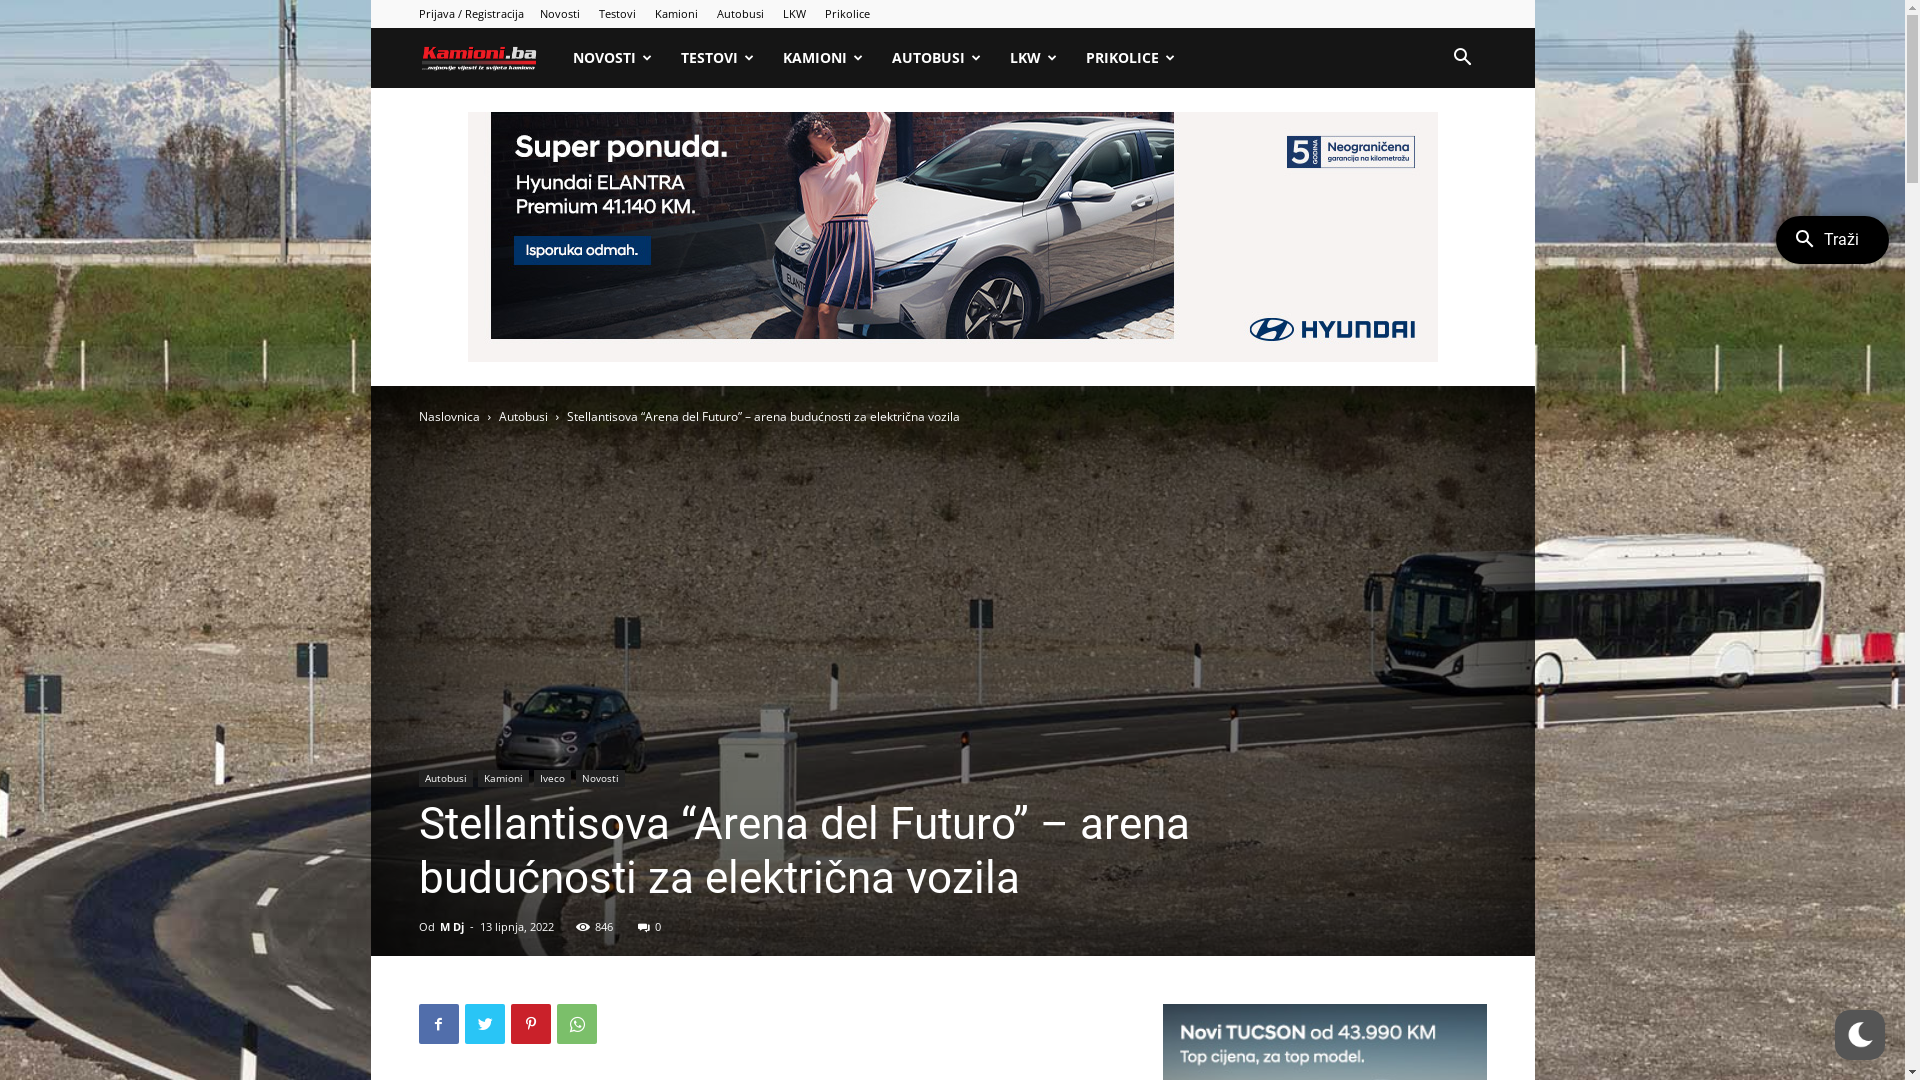  Describe the element at coordinates (823, 56) in the screenshot. I see `'KAMIONI'` at that location.